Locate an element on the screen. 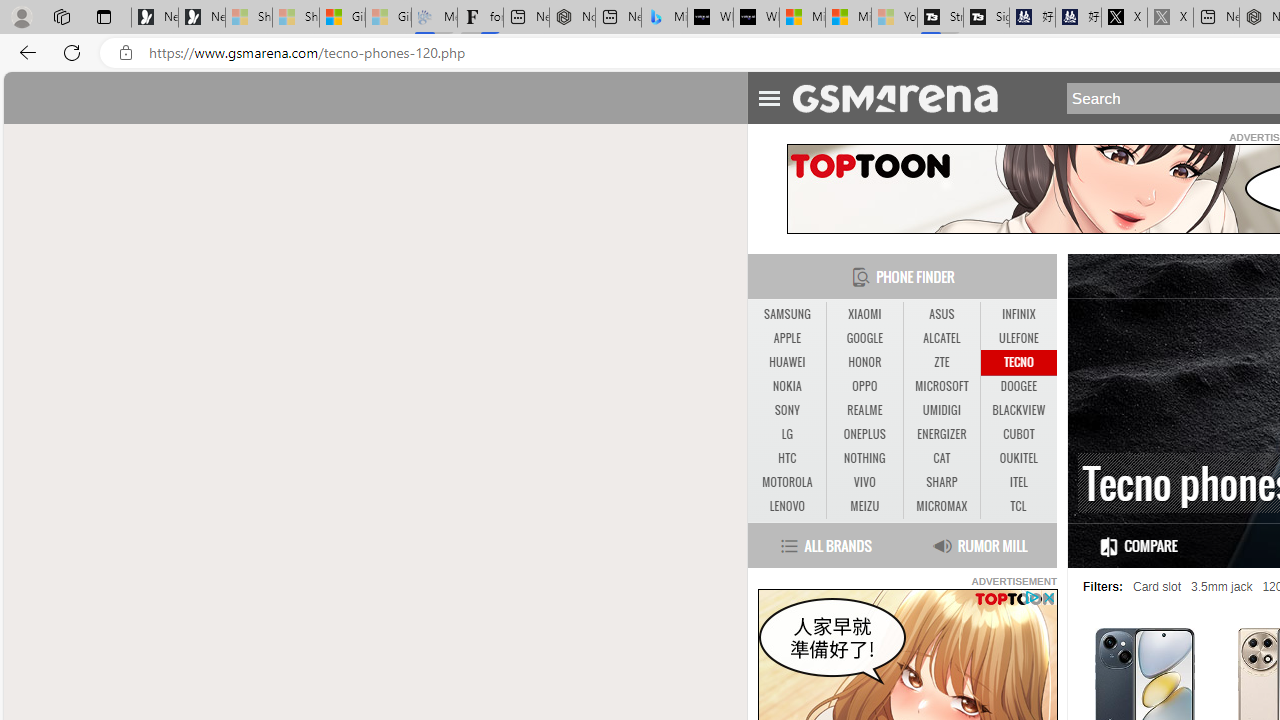  'Toggle Navigation' is located at coordinates (768, 95).